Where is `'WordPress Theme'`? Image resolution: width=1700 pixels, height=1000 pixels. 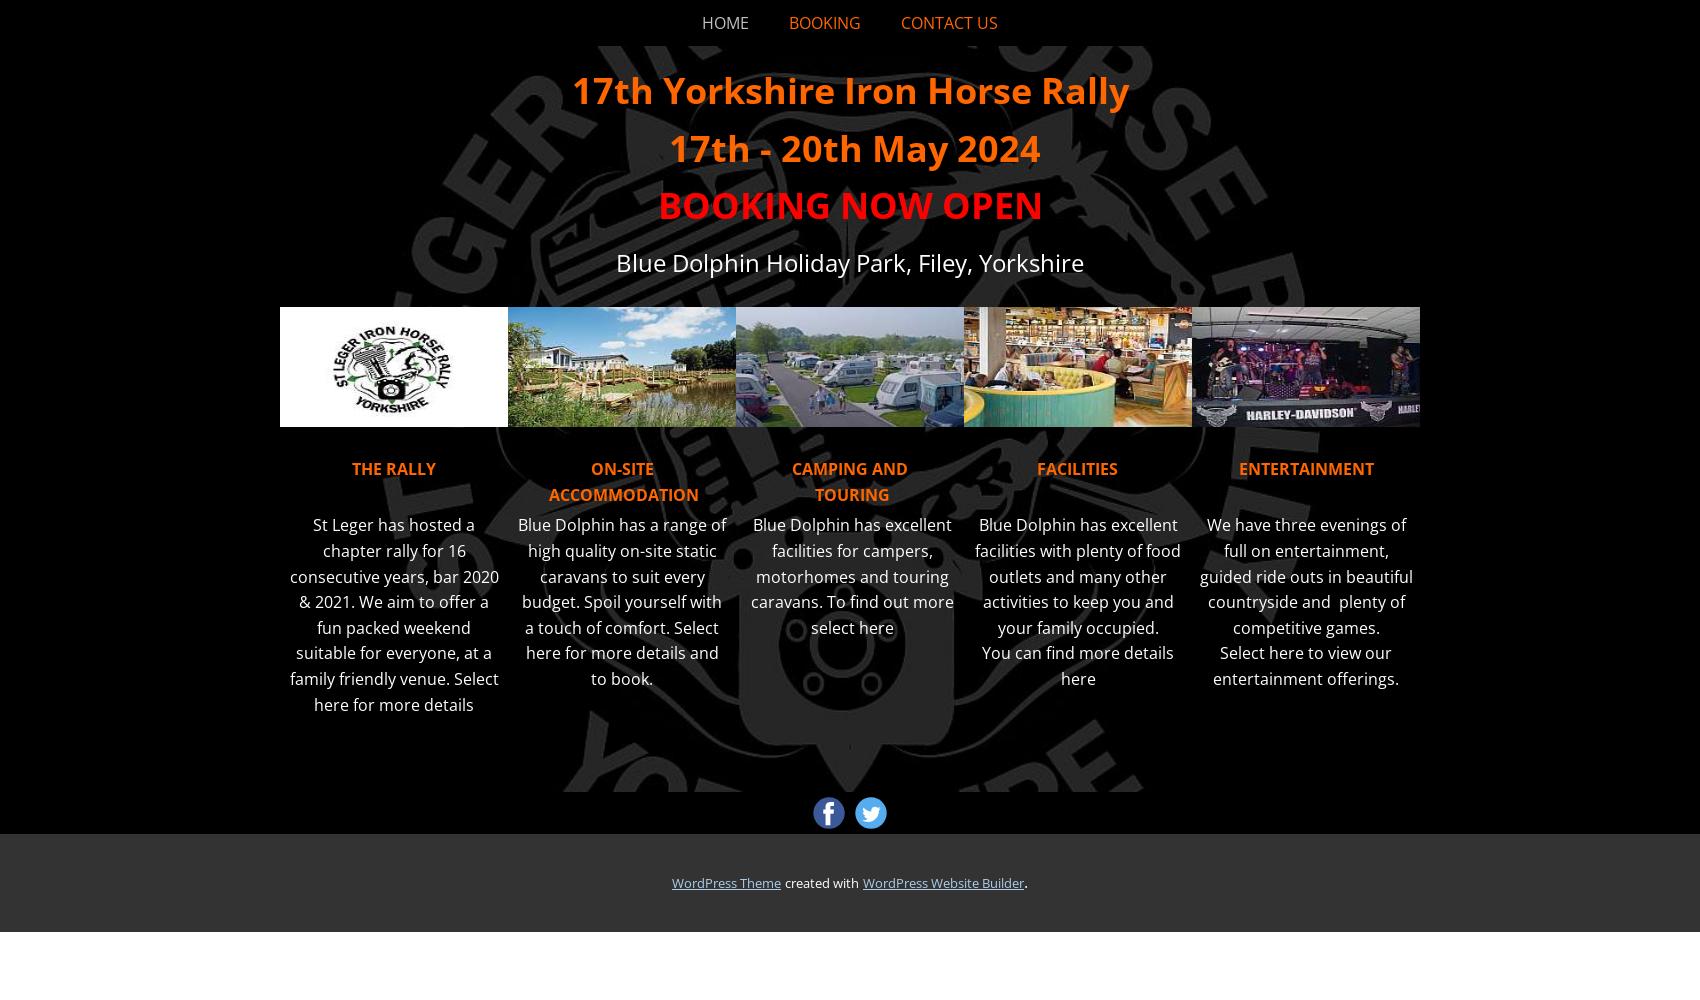 'WordPress Theme' is located at coordinates (726, 883).